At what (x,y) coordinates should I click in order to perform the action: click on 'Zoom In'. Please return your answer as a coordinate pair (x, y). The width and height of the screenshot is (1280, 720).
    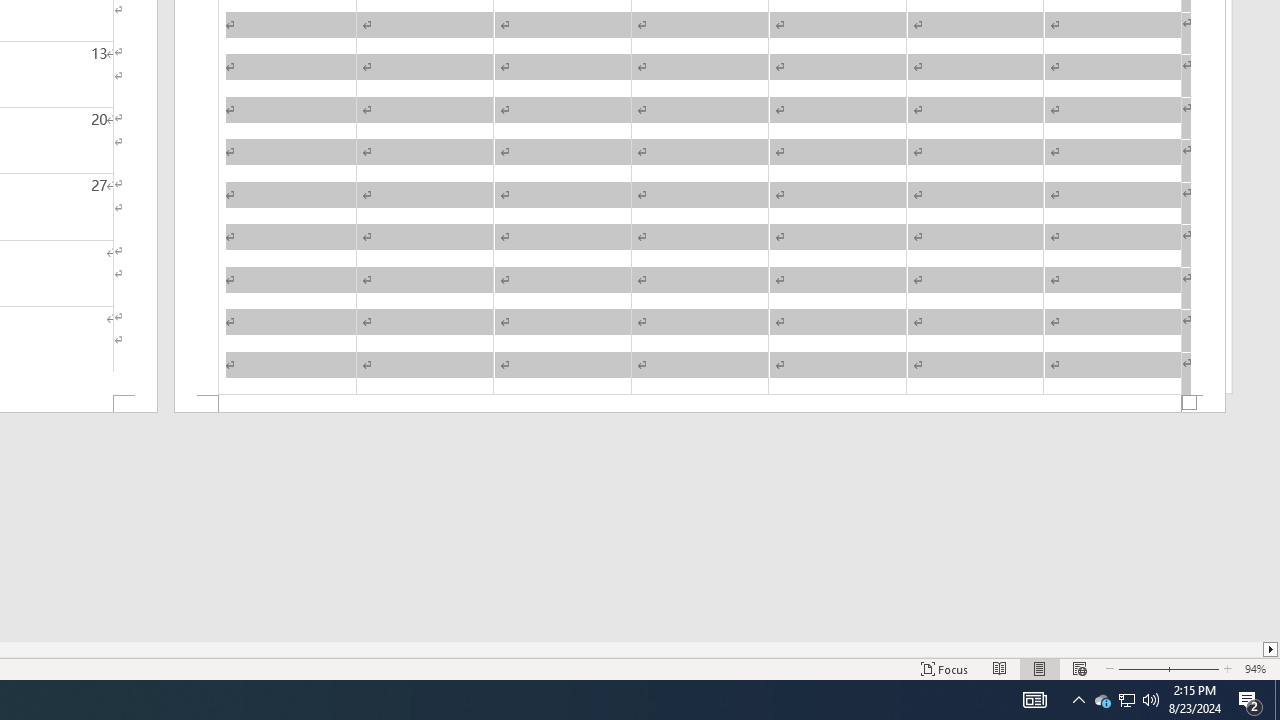
    Looking at the image, I should click on (1193, 669).